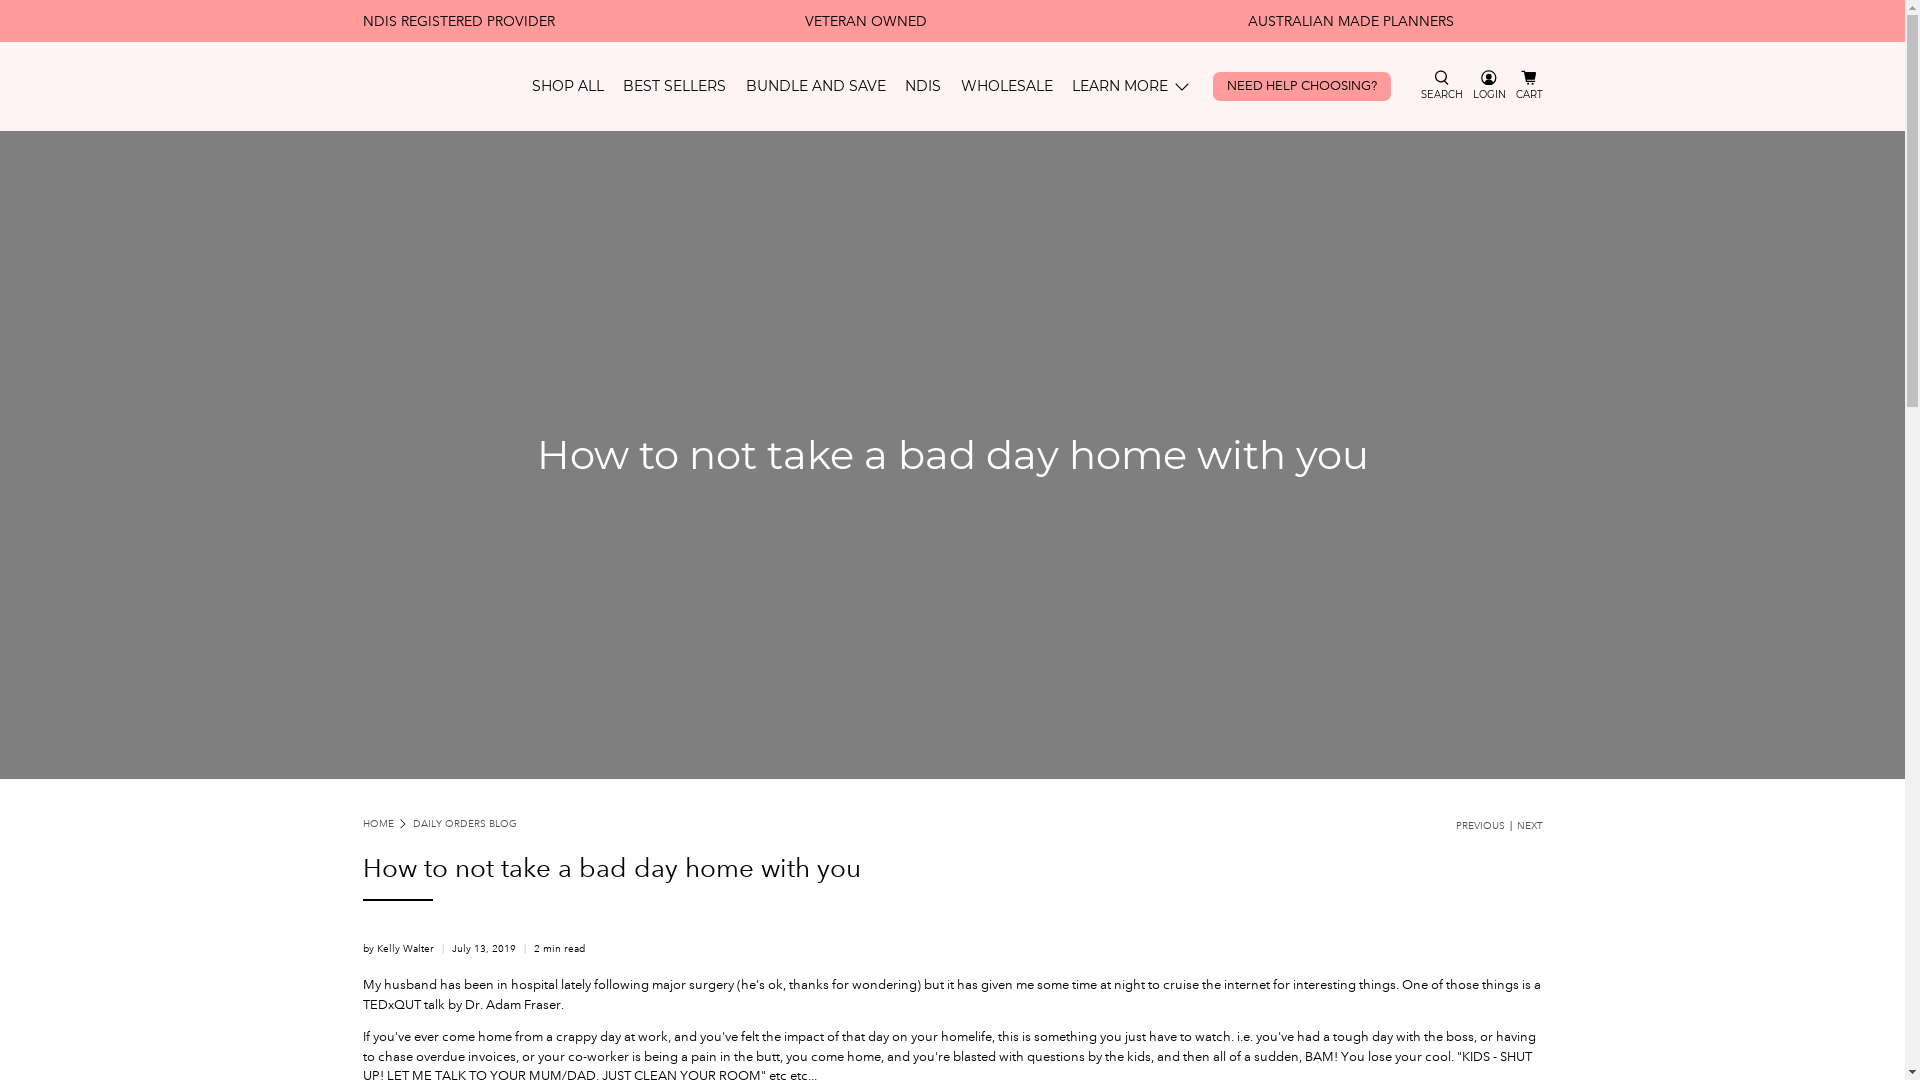  I want to click on 'SEARCH', so click(1441, 85).